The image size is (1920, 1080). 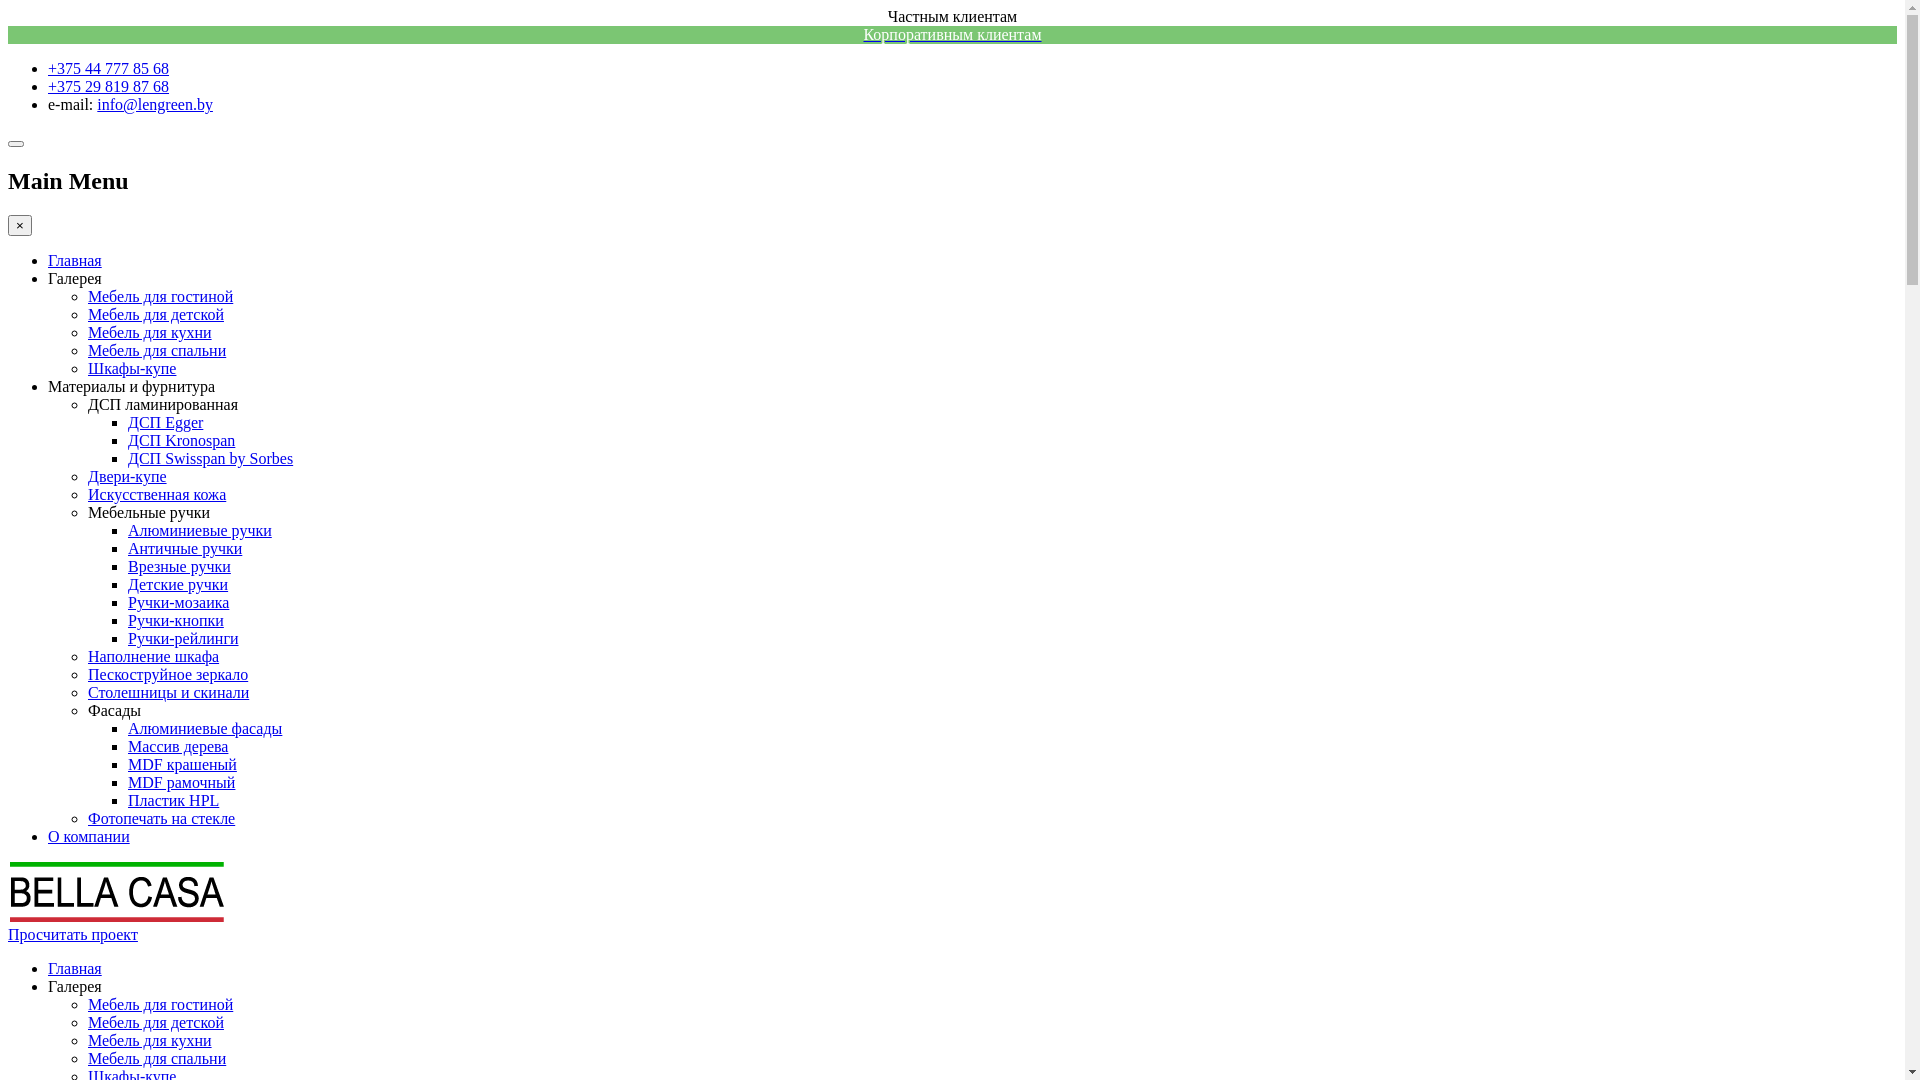 I want to click on 'info@lengreen.by', so click(x=153, y=104).